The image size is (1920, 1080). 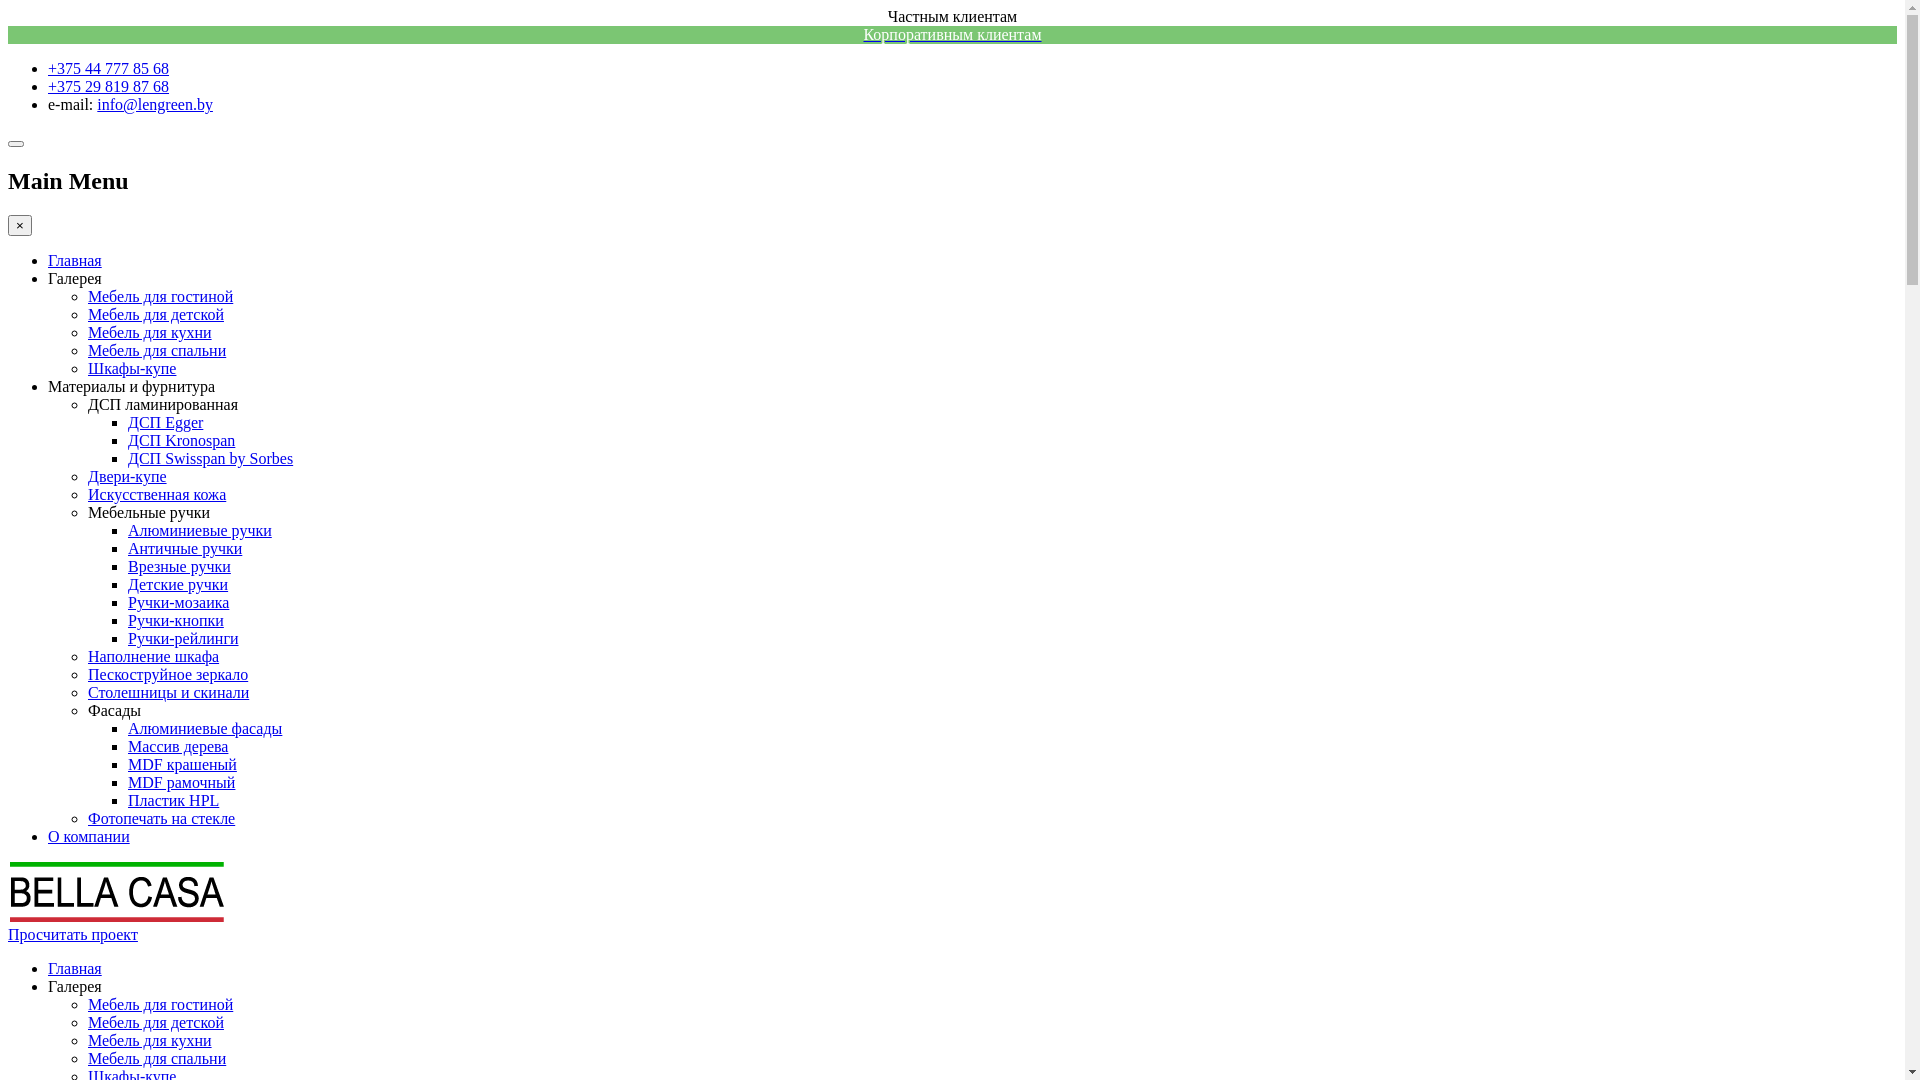 I want to click on 'info@lengreen.by', so click(x=153, y=104).